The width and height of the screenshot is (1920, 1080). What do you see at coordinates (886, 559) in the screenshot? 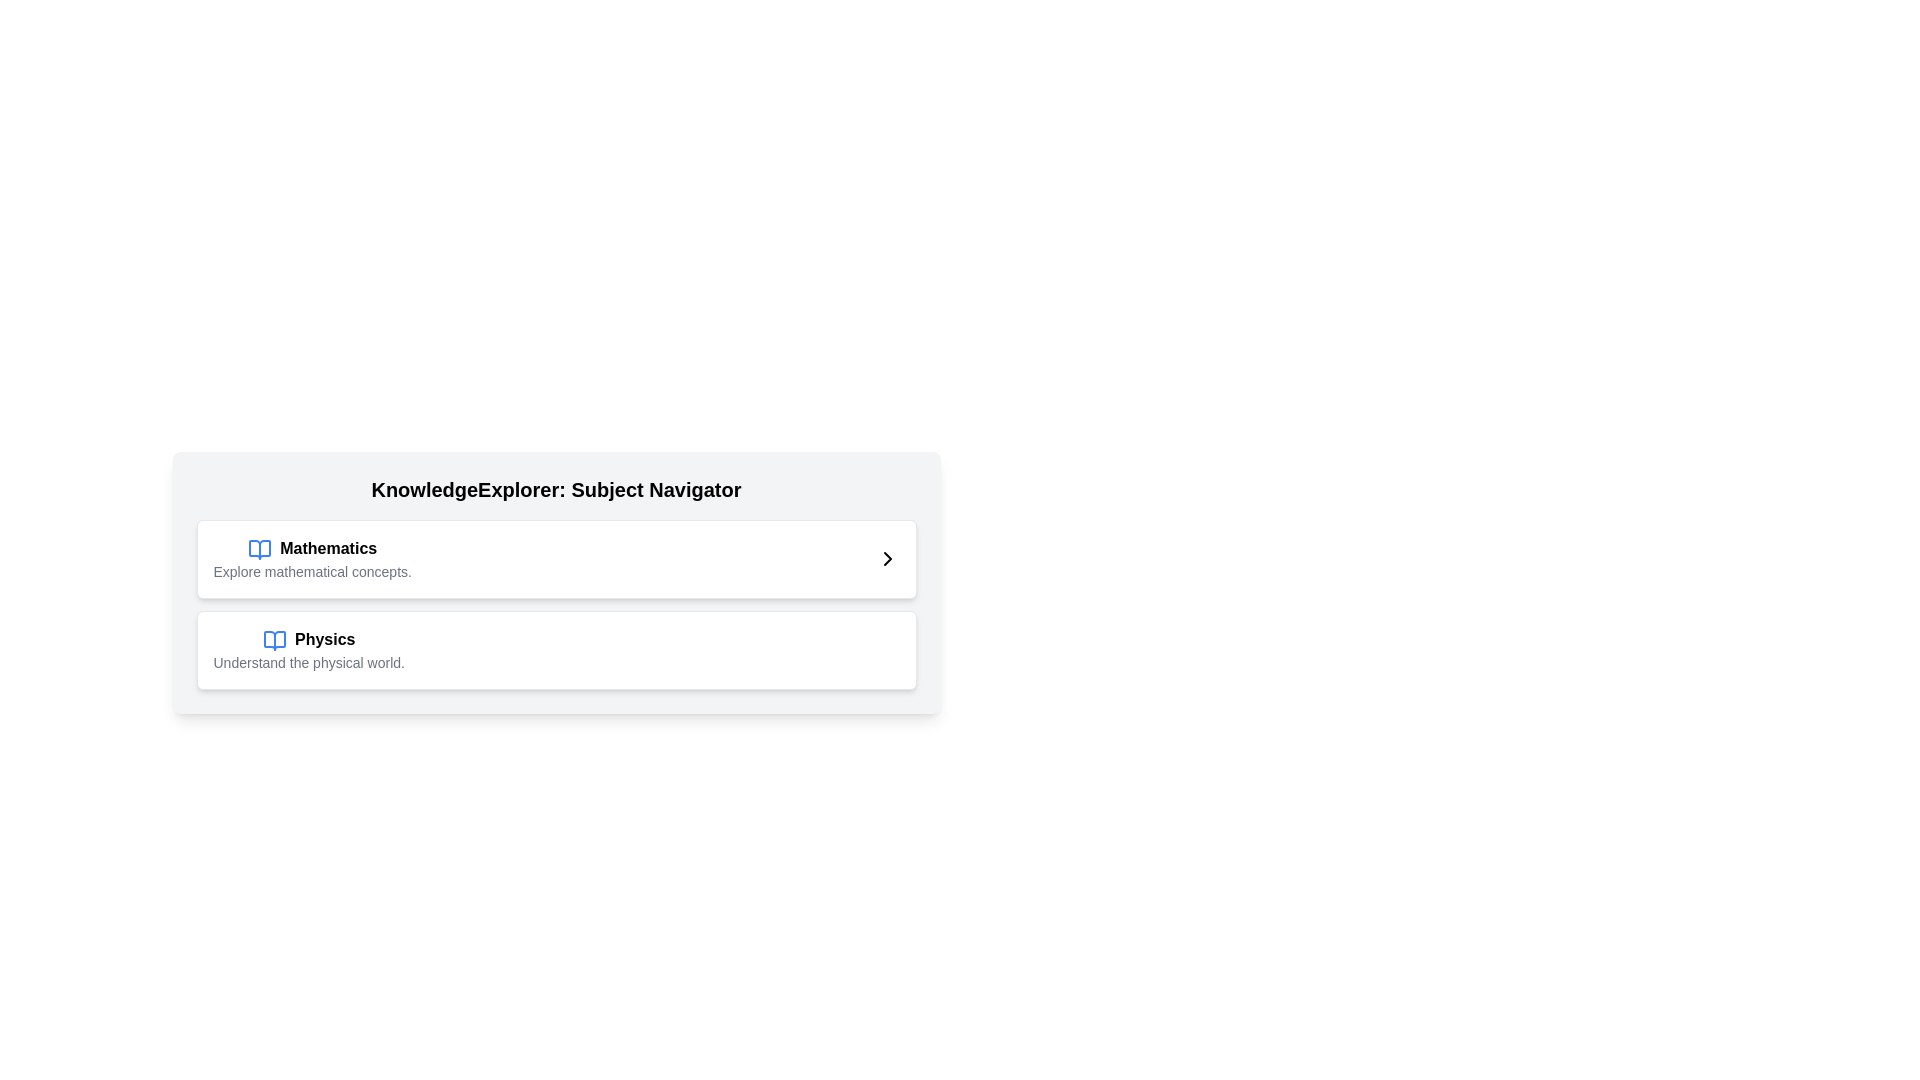
I see `the chevron or arrow icon representing navigational indication for the 'Mathematics' section` at bounding box center [886, 559].